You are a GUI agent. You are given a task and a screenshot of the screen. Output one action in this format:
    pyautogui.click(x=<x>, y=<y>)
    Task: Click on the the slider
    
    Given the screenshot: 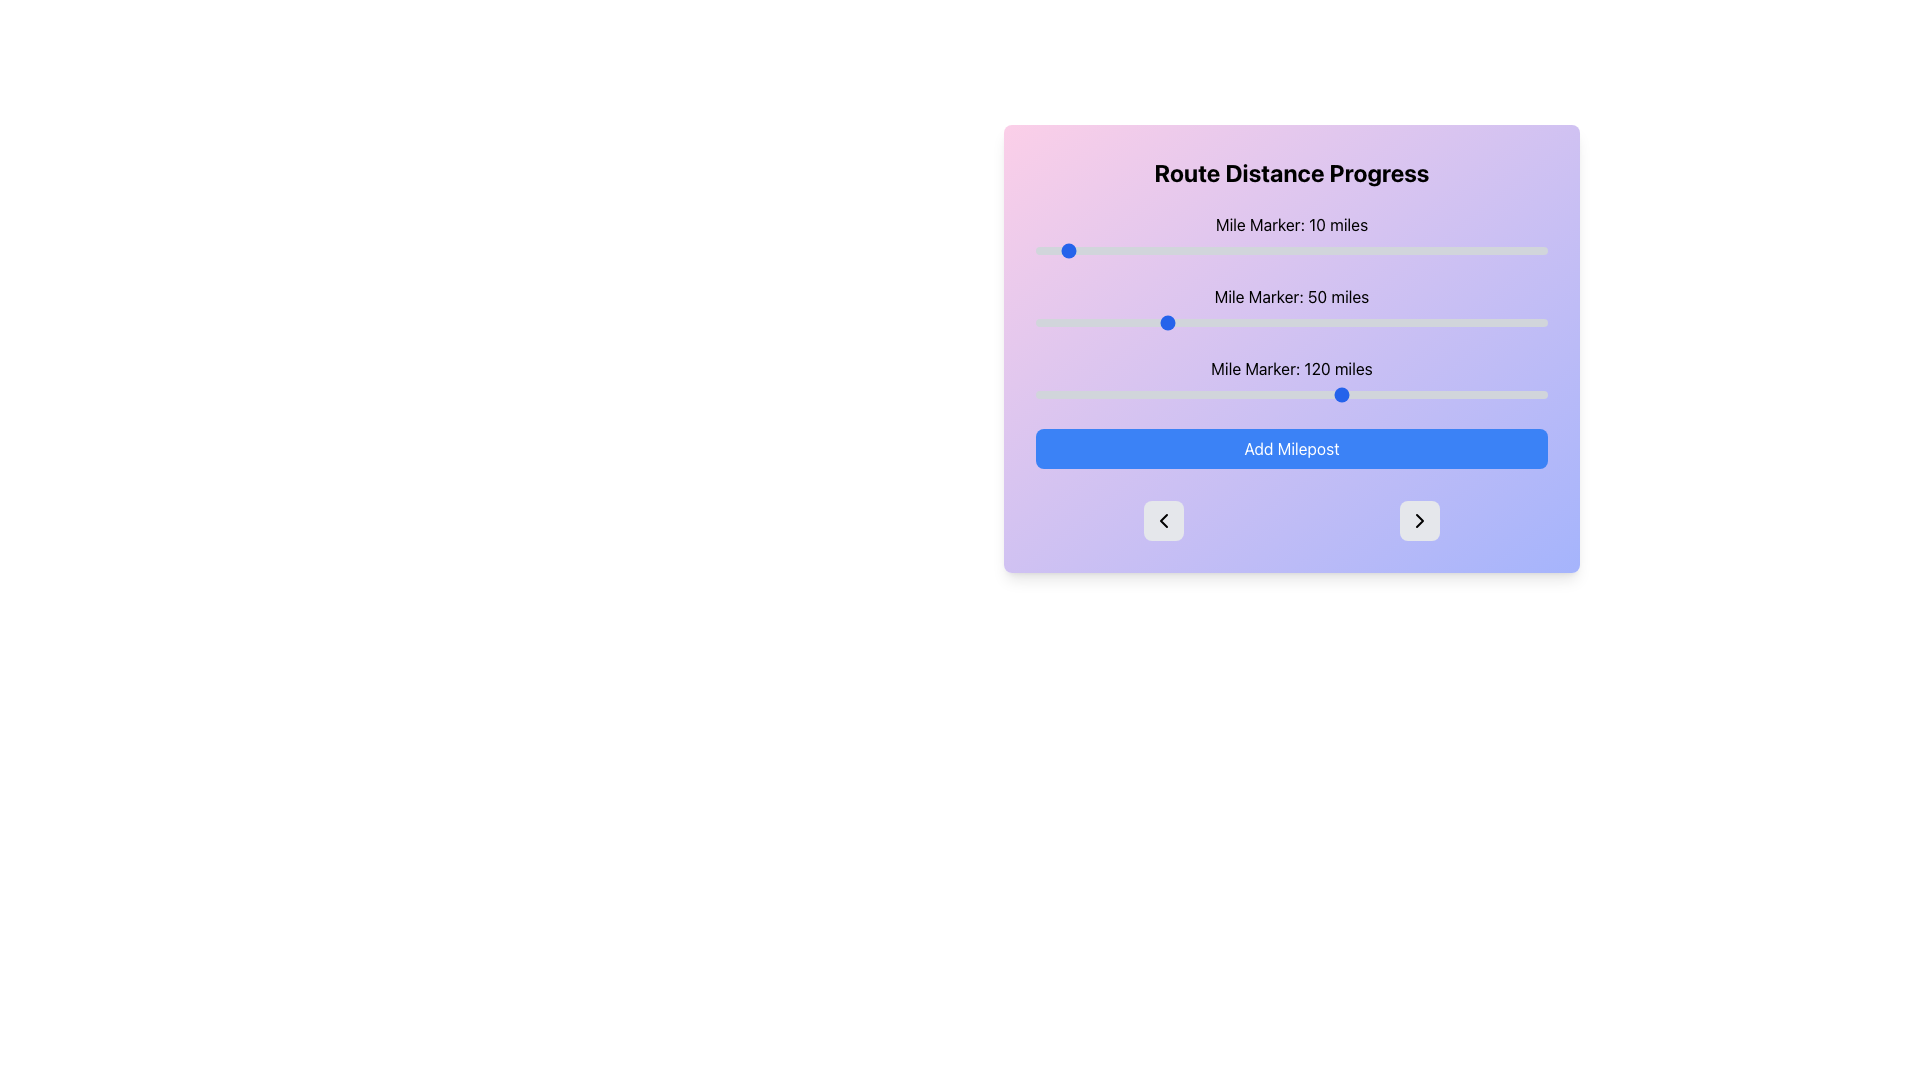 What is the action you would take?
    pyautogui.click(x=1133, y=322)
    